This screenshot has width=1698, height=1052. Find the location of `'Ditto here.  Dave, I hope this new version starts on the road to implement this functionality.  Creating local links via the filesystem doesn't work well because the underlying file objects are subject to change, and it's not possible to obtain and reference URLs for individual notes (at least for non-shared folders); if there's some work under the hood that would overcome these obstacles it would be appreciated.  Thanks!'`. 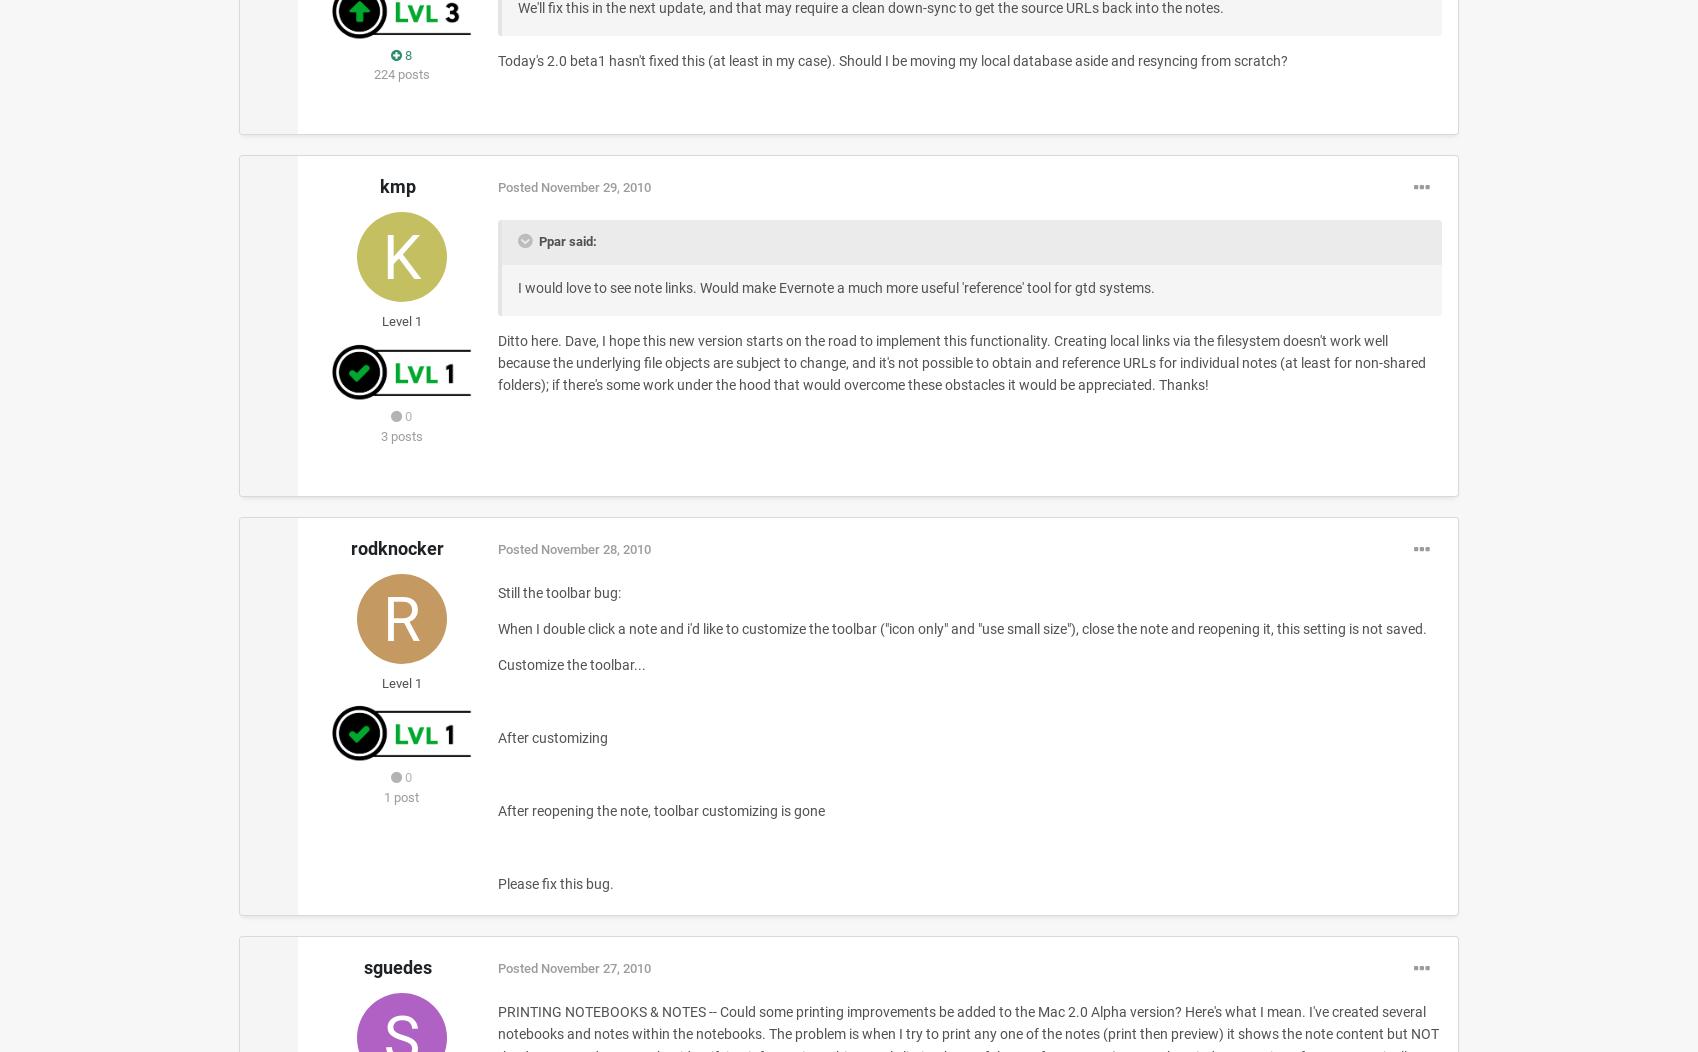

'Ditto here.  Dave, I hope this new version starts on the road to implement this functionality.  Creating local links via the filesystem doesn't work well because the underlying file objects are subject to change, and it's not possible to obtain and reference URLs for individual notes (at least for non-shared folders); if there's some work under the hood that would overcome these obstacles it would be appreciated.  Thanks!' is located at coordinates (496, 362).